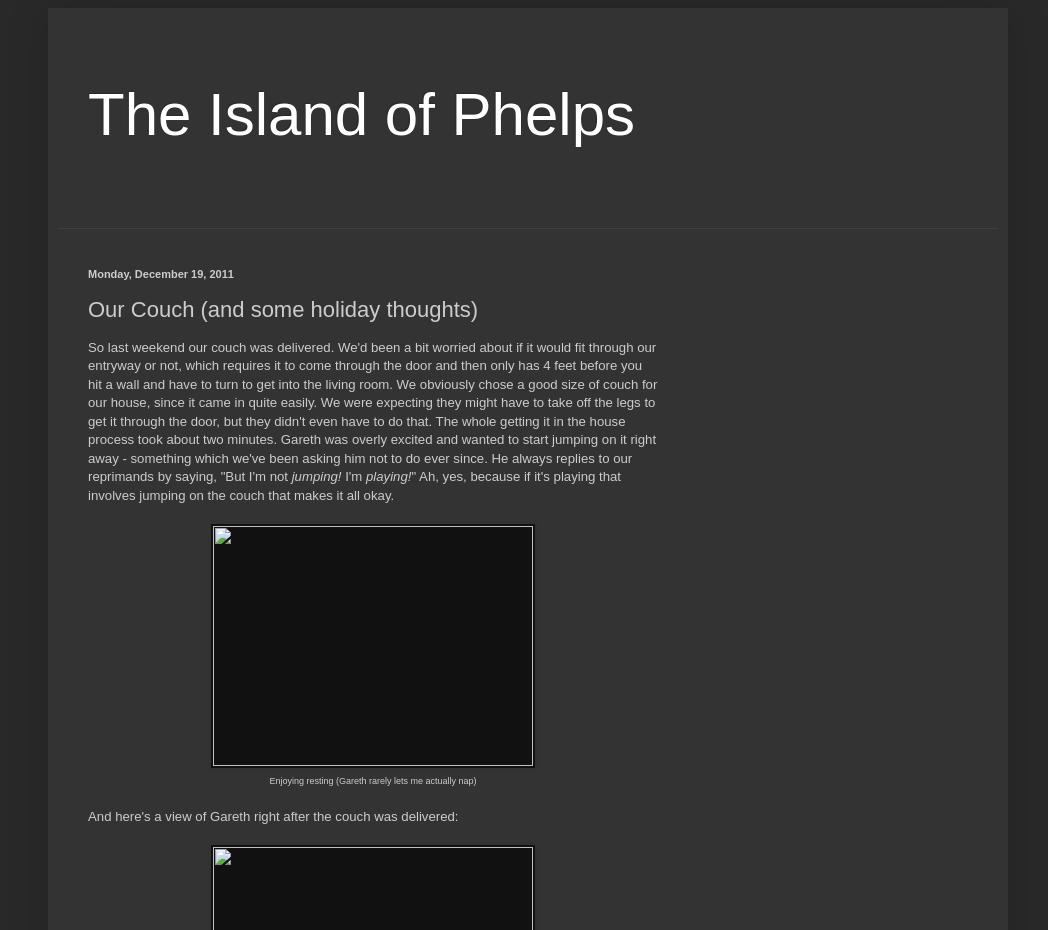 Image resolution: width=1048 pixels, height=930 pixels. Describe the element at coordinates (160, 273) in the screenshot. I see `'Monday, December 19, 2011'` at that location.